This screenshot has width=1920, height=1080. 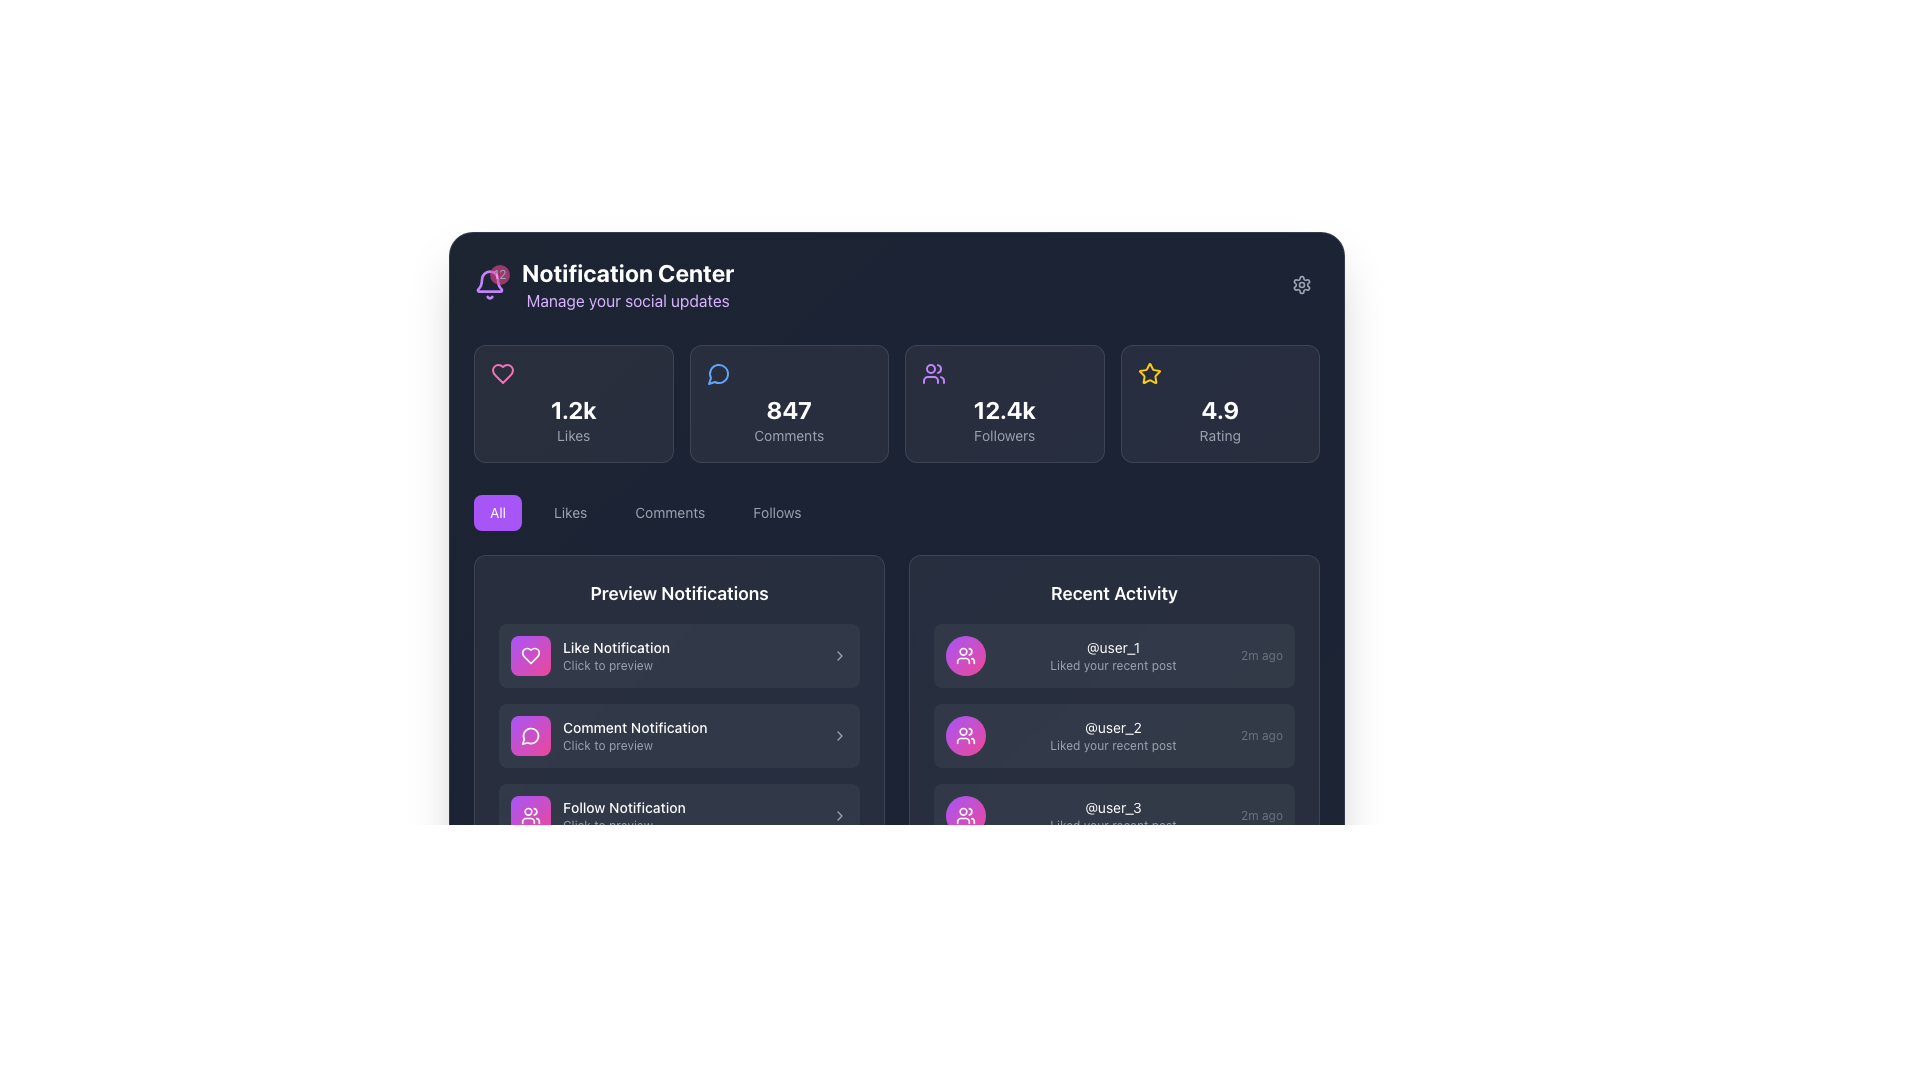 What do you see at coordinates (1112, 816) in the screenshot?
I see `the text label indicating that '@user_3' liked a recent post, which is the third entry in the 'Recent Activity' section` at bounding box center [1112, 816].